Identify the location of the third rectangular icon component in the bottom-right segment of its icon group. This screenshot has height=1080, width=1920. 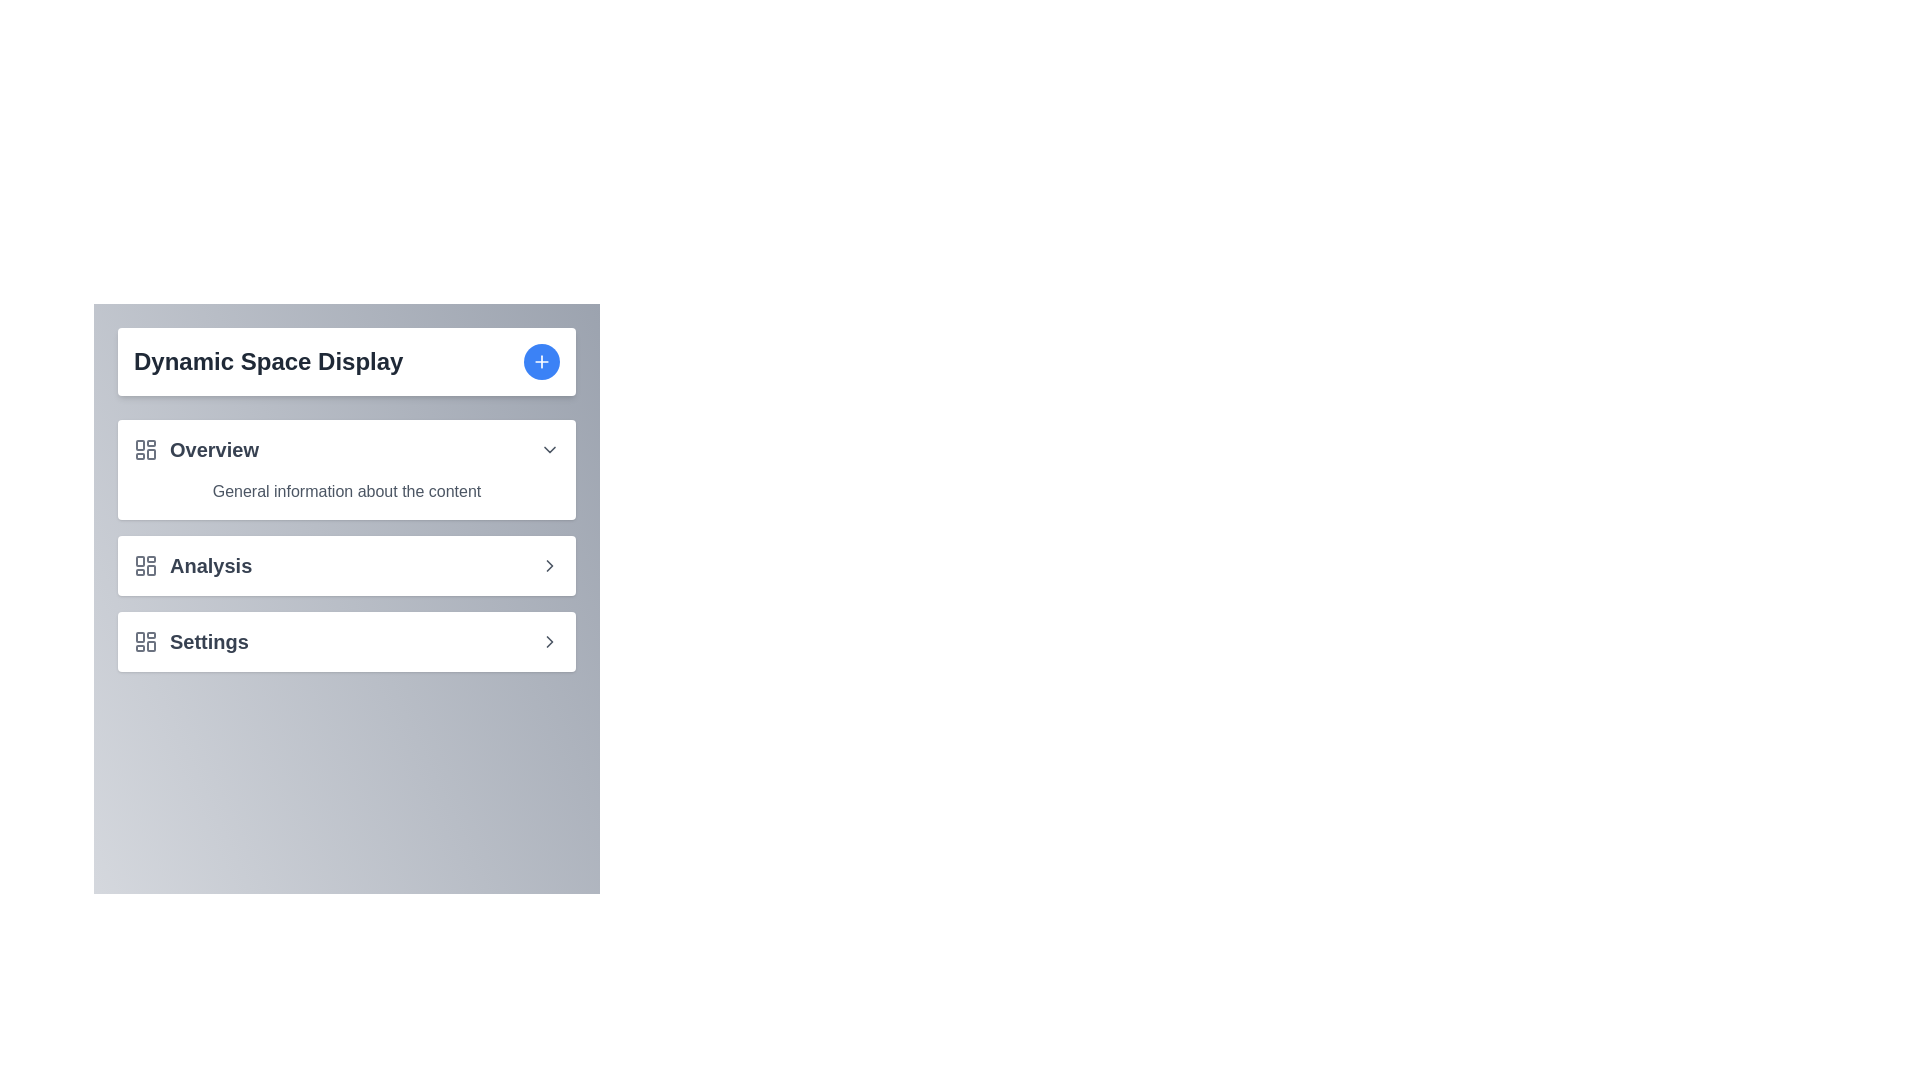
(150, 646).